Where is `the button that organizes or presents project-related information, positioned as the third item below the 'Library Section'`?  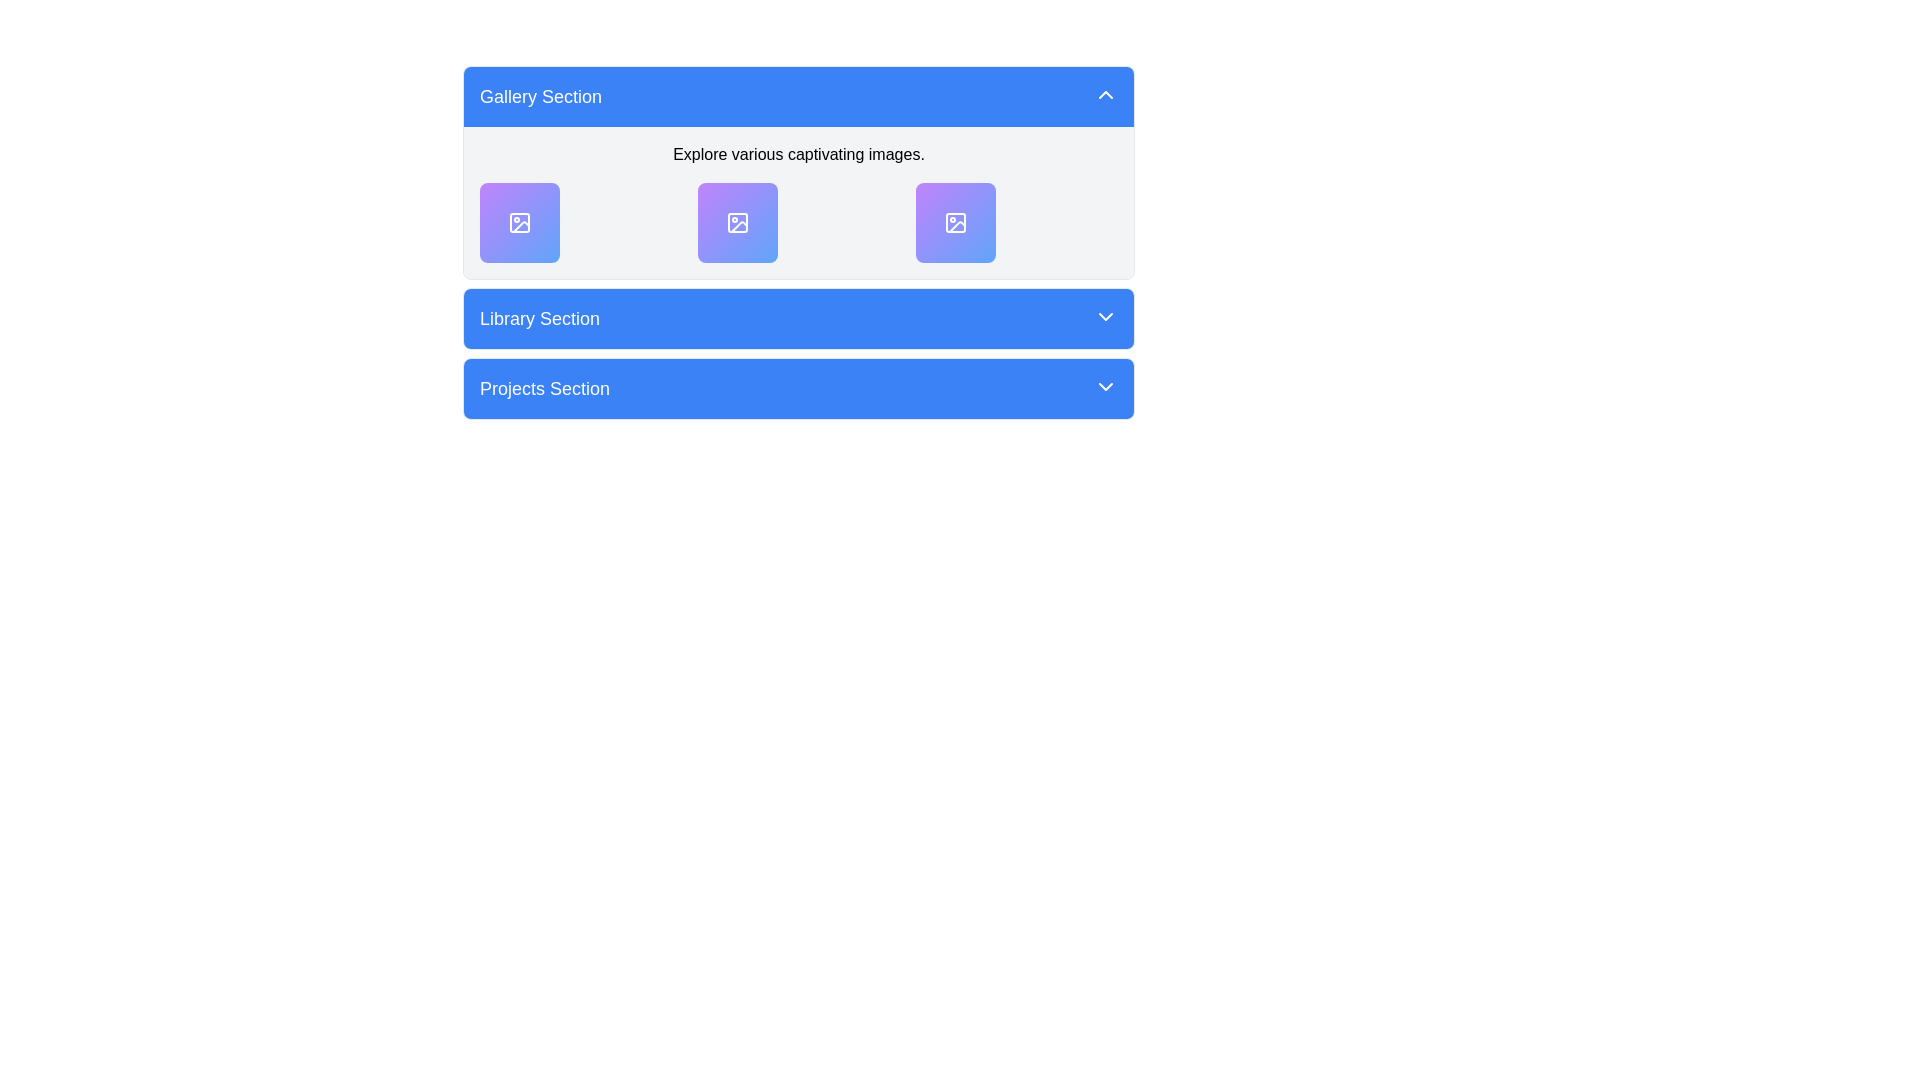
the button that organizes or presents project-related information, positioned as the third item below the 'Library Section' is located at coordinates (797, 389).